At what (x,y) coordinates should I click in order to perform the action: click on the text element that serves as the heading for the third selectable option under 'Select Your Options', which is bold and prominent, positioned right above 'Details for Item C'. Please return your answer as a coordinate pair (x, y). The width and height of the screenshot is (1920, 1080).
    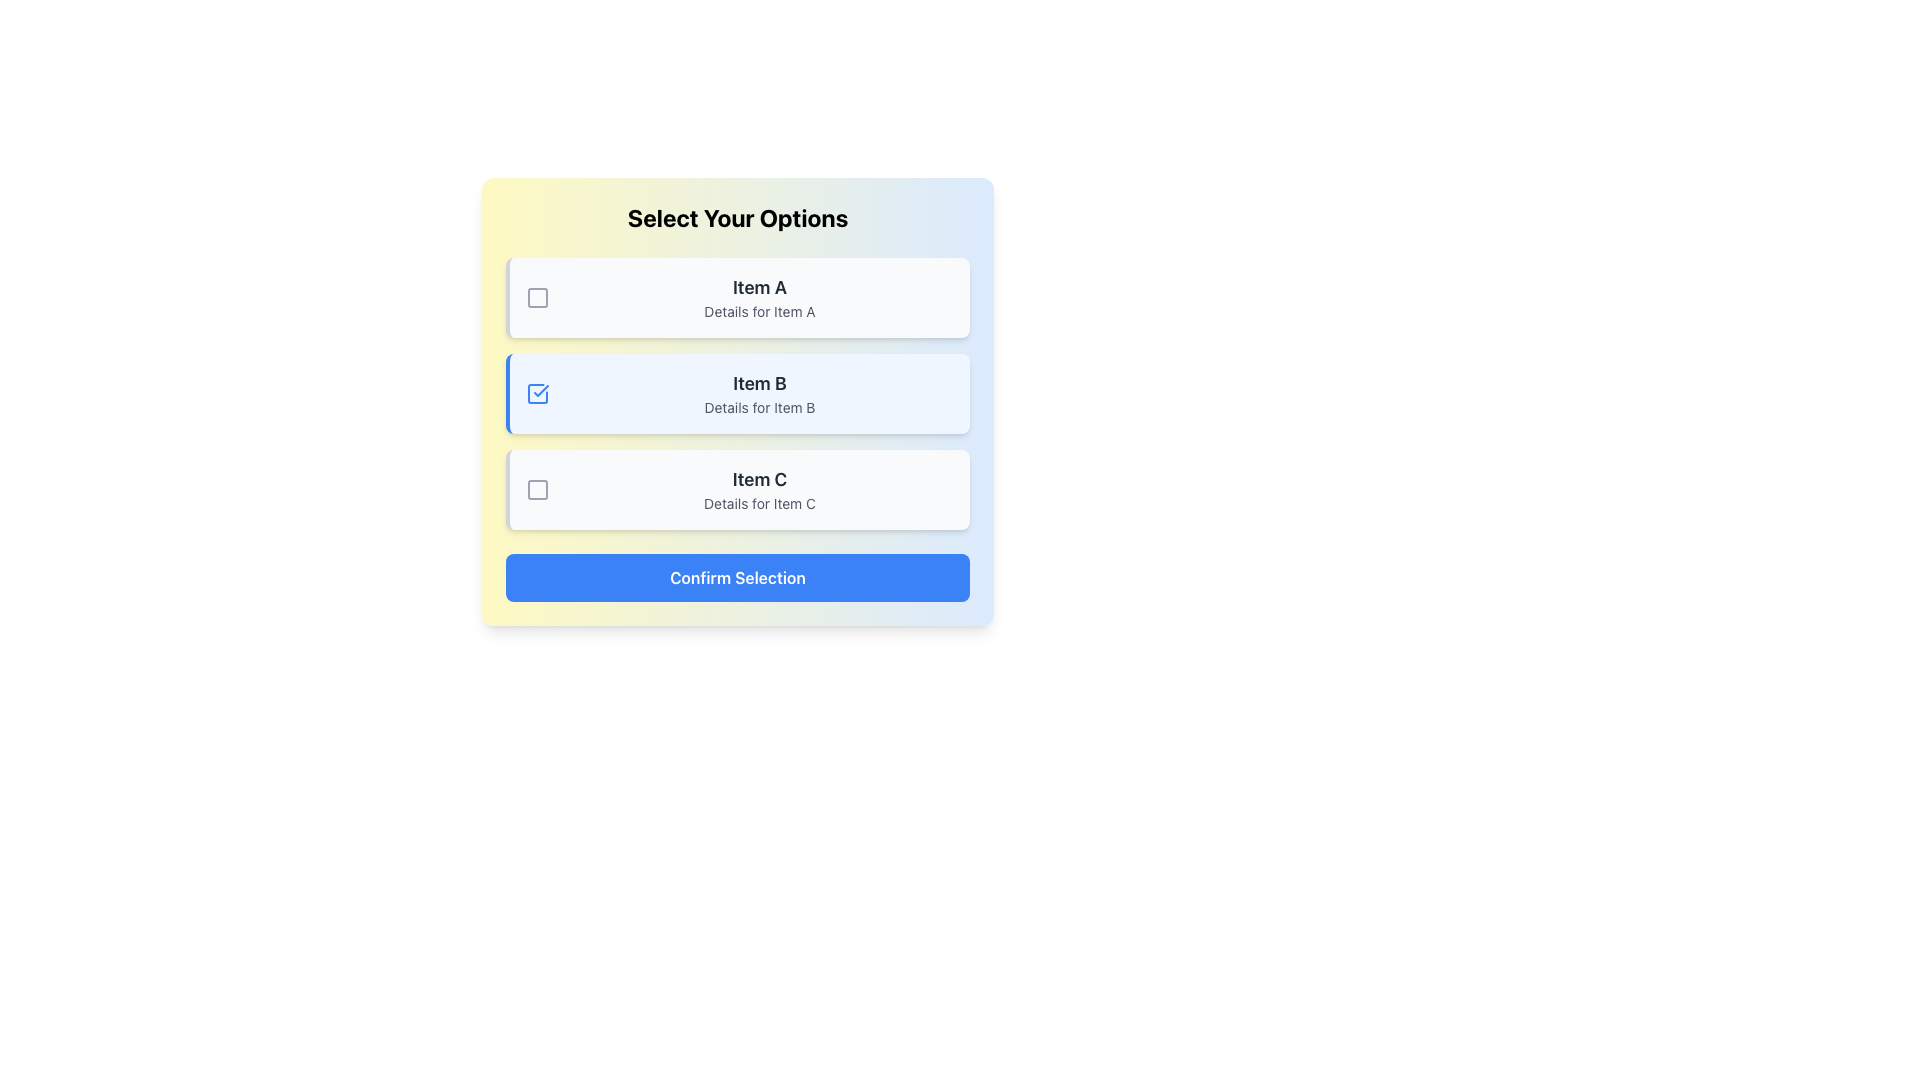
    Looking at the image, I should click on (758, 479).